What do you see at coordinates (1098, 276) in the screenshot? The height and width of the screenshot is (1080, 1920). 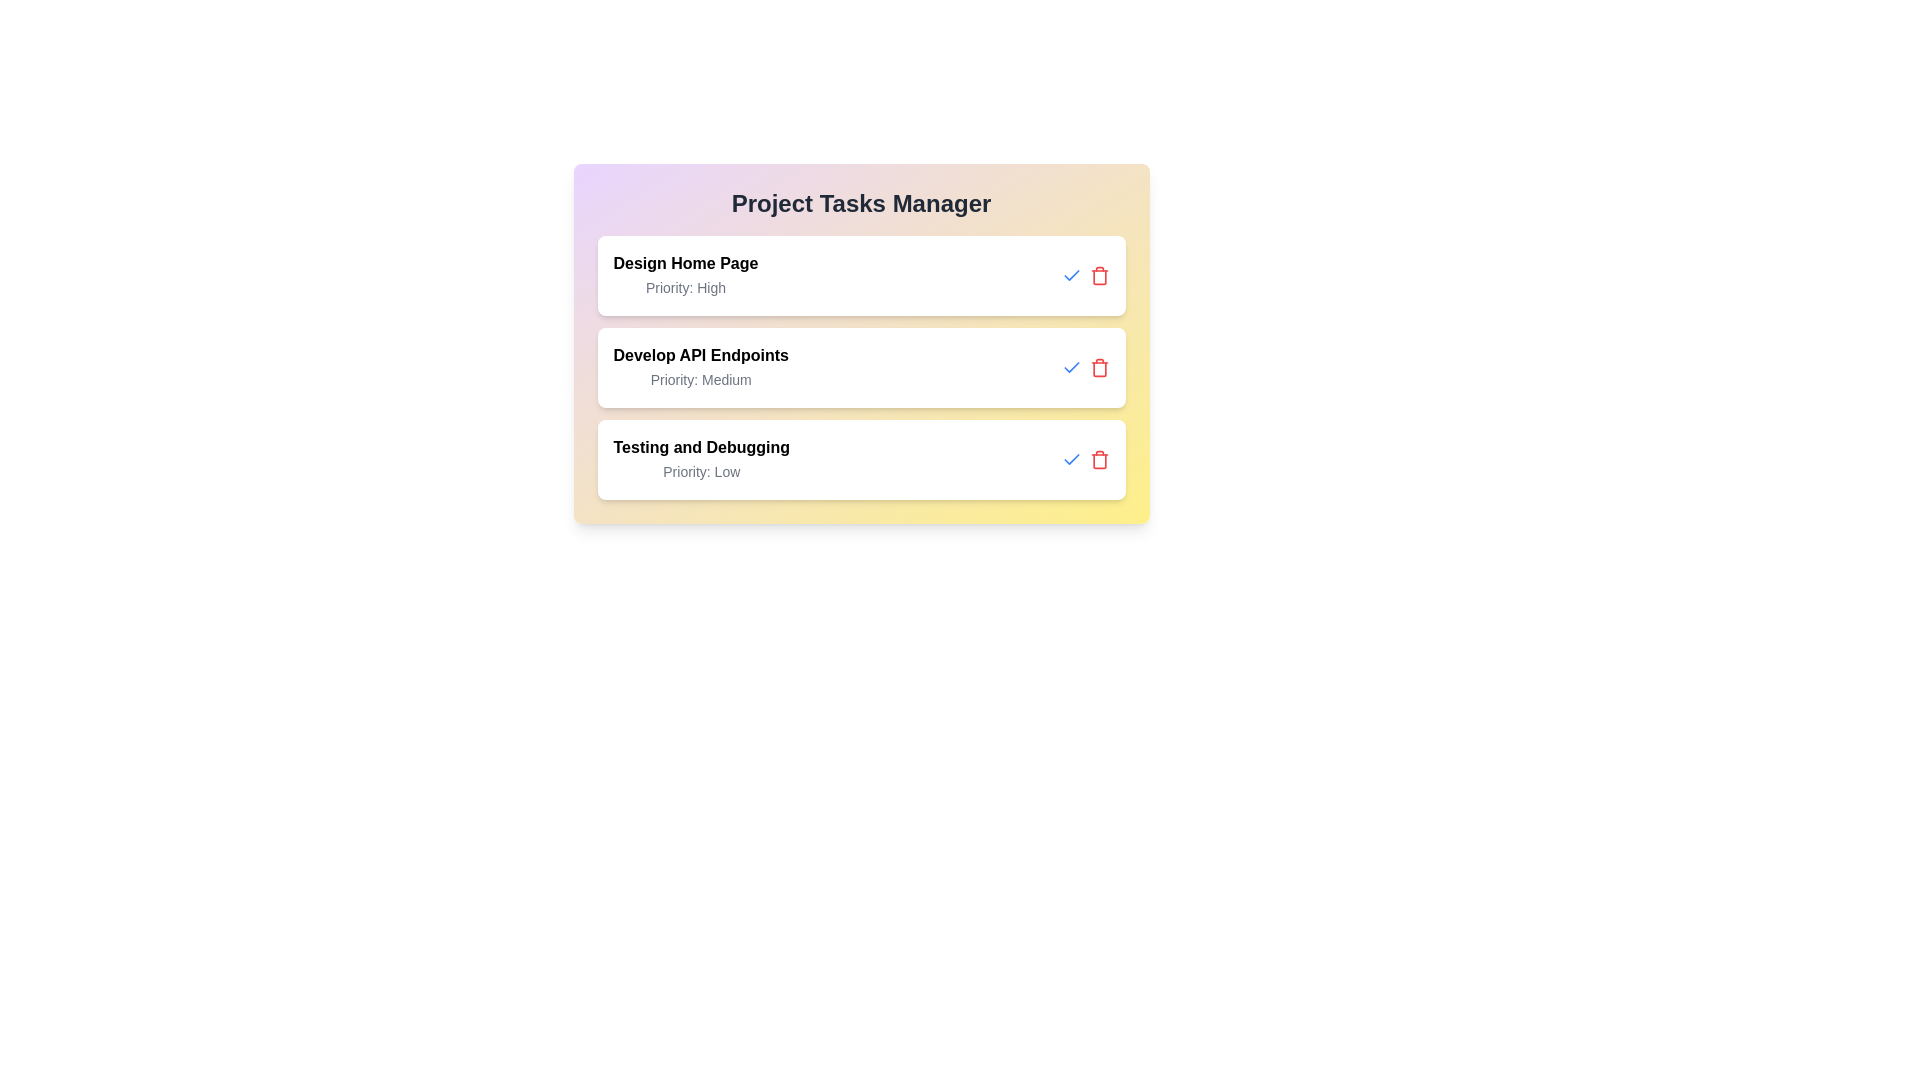 I see `the delete button for the task titled 'Design Home Page'` at bounding box center [1098, 276].